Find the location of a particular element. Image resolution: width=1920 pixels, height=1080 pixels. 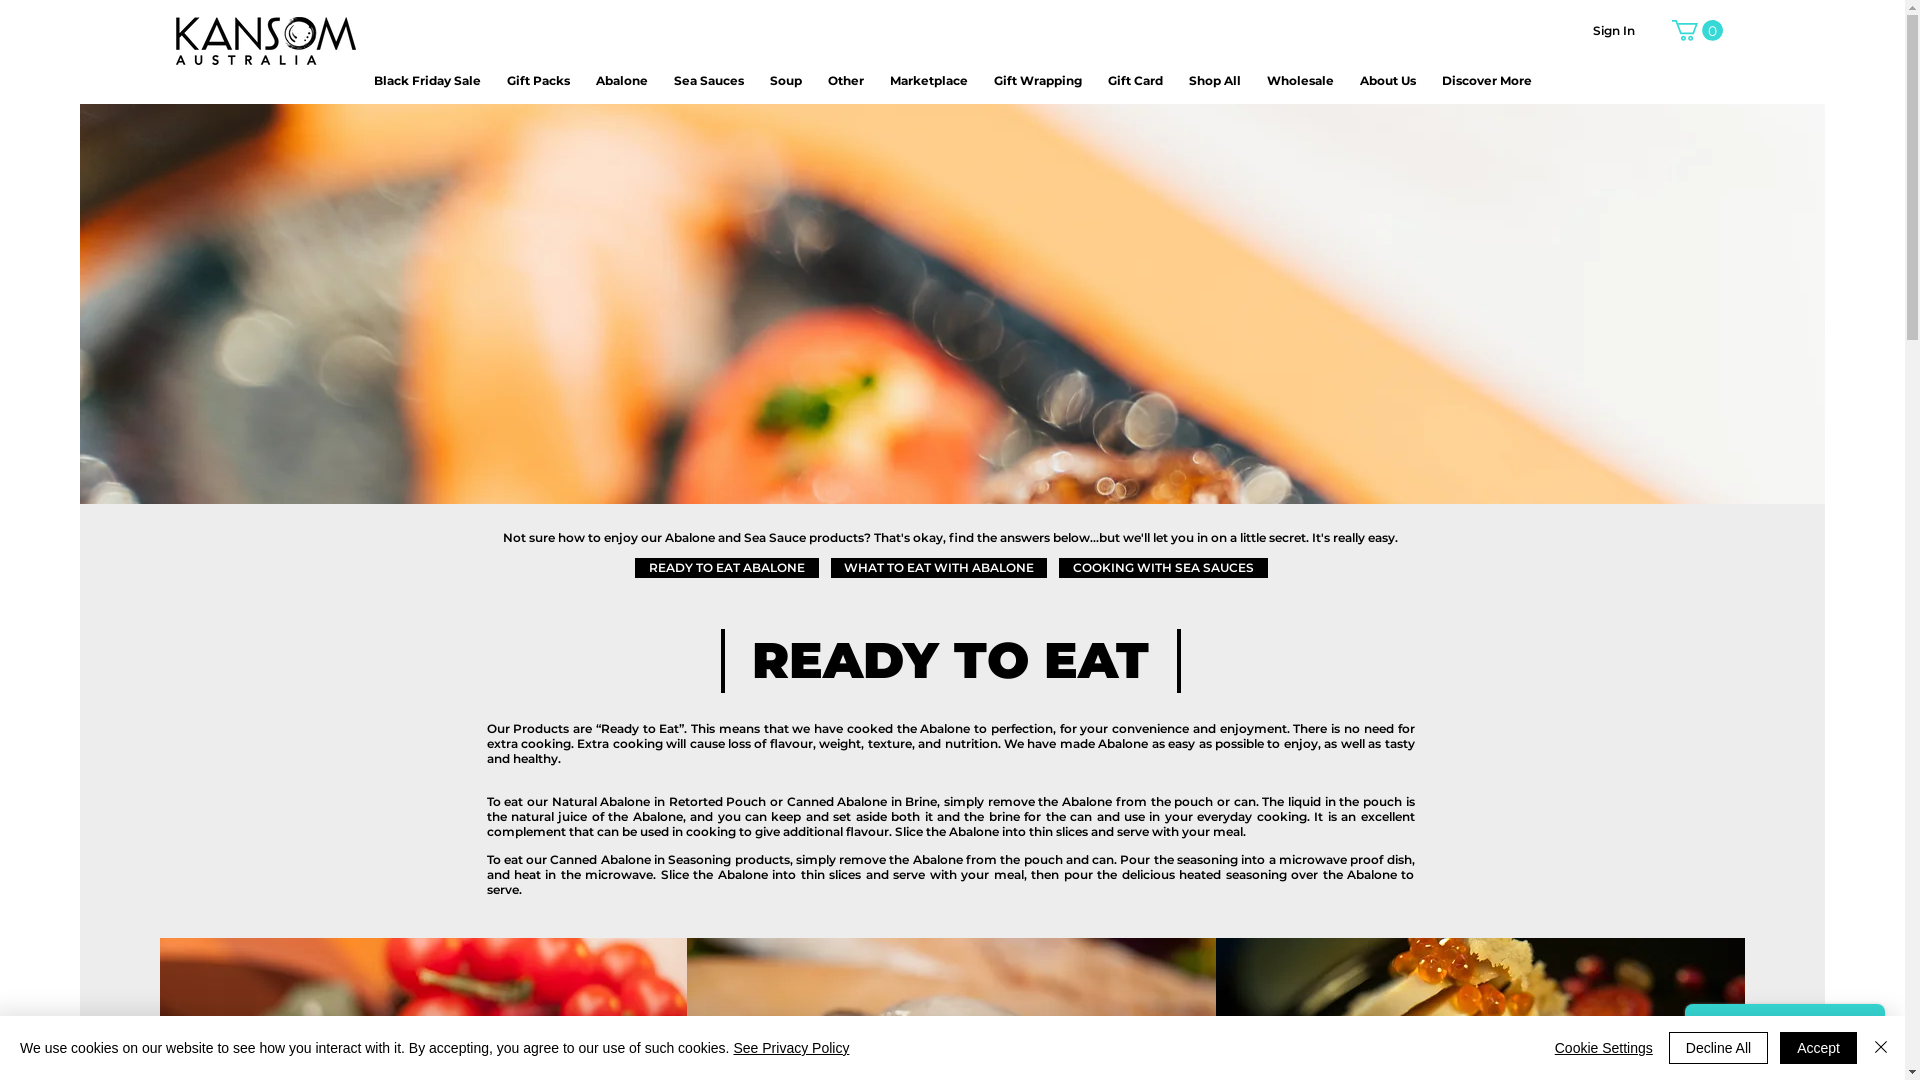

'Soup' is located at coordinates (785, 79).